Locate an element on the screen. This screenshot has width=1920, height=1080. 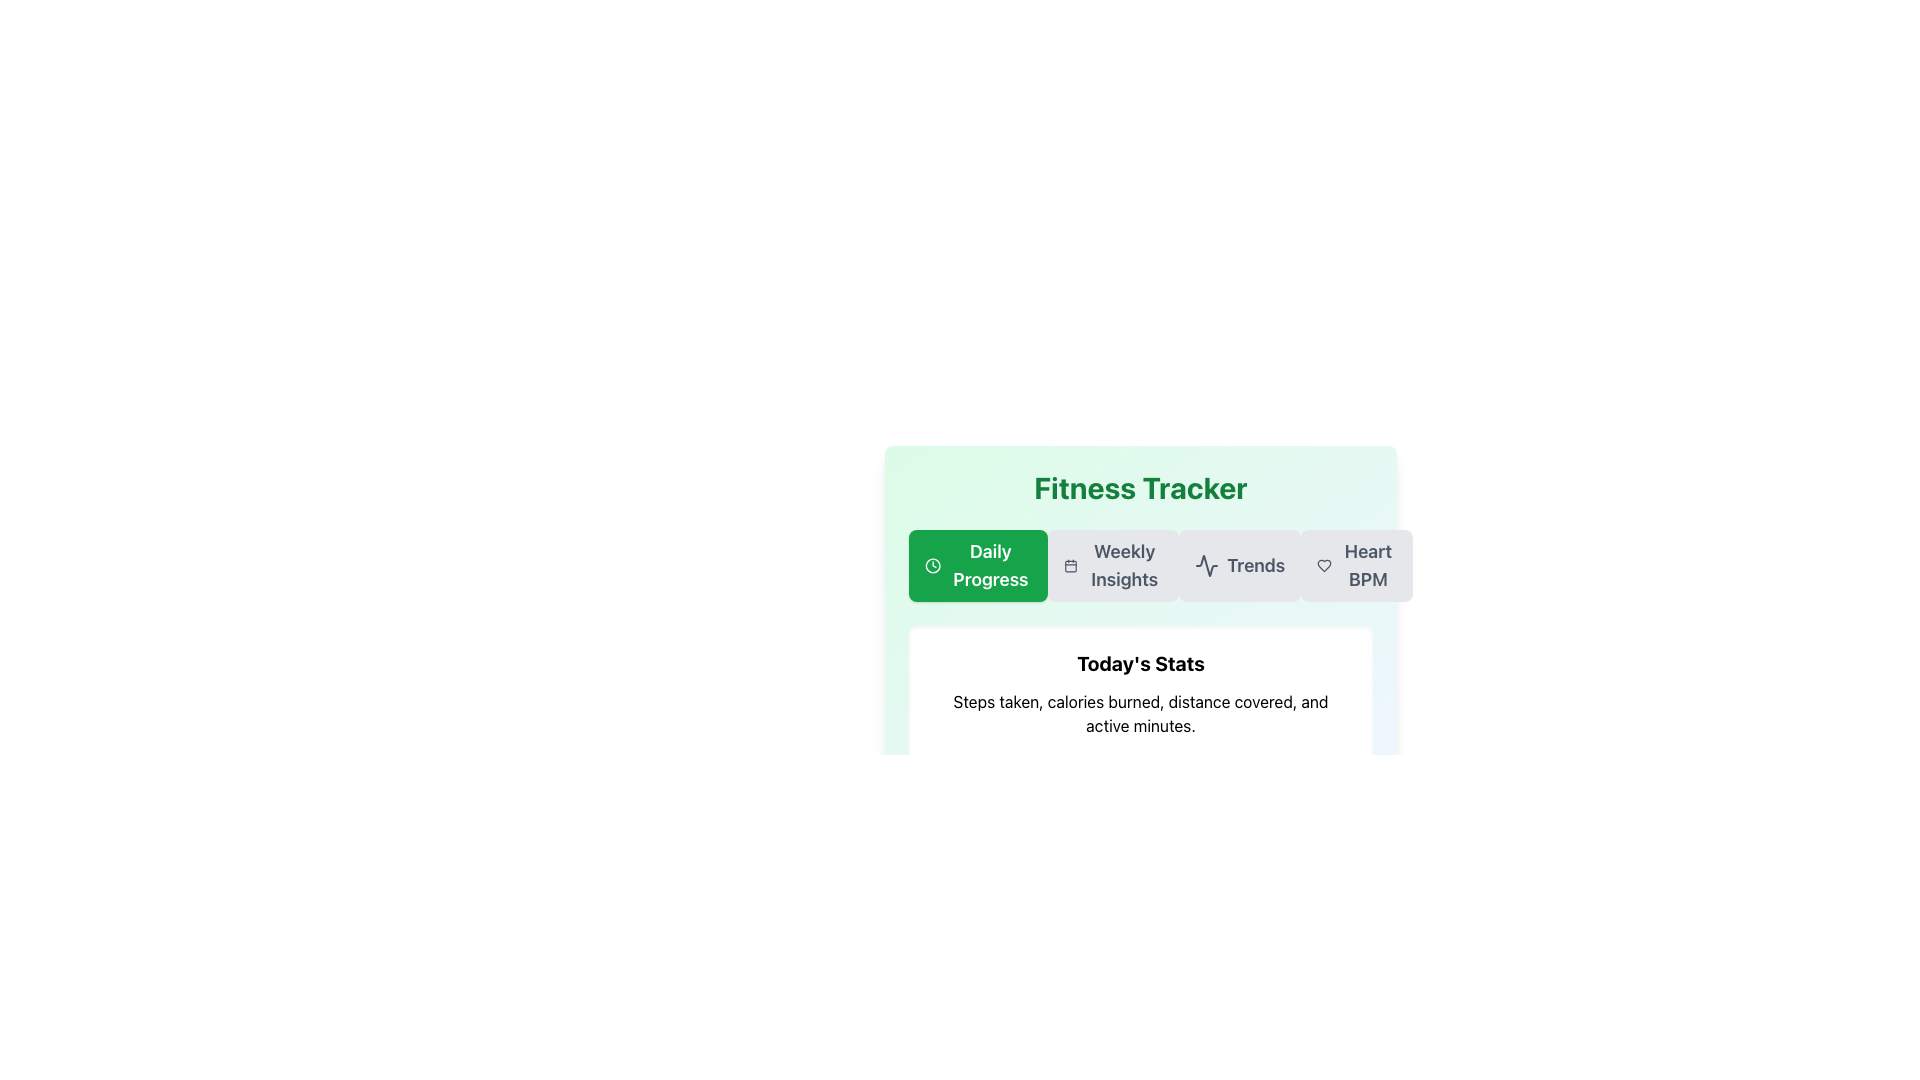
the third icon in the navigation menu, which has a wave or zigzag pattern is located at coordinates (1206, 566).